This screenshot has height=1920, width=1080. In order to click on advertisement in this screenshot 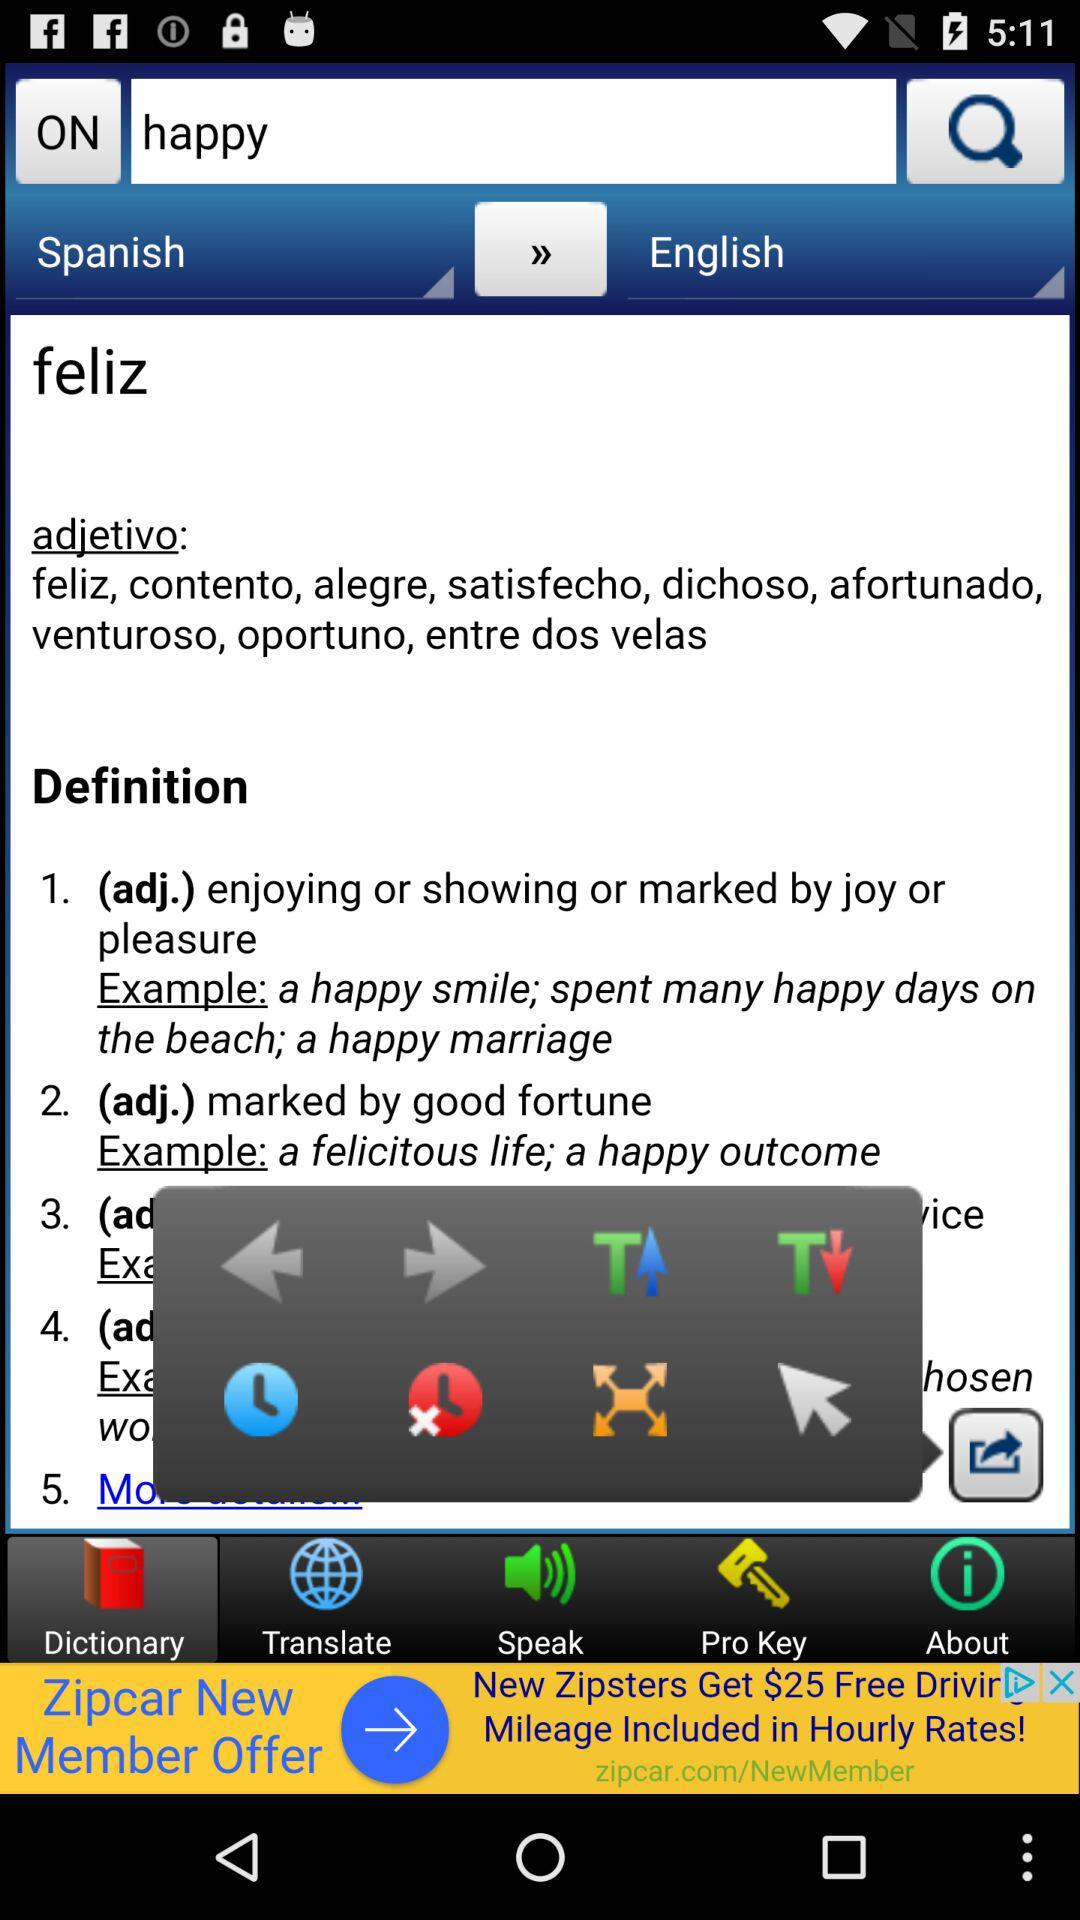, I will do `click(540, 1727)`.